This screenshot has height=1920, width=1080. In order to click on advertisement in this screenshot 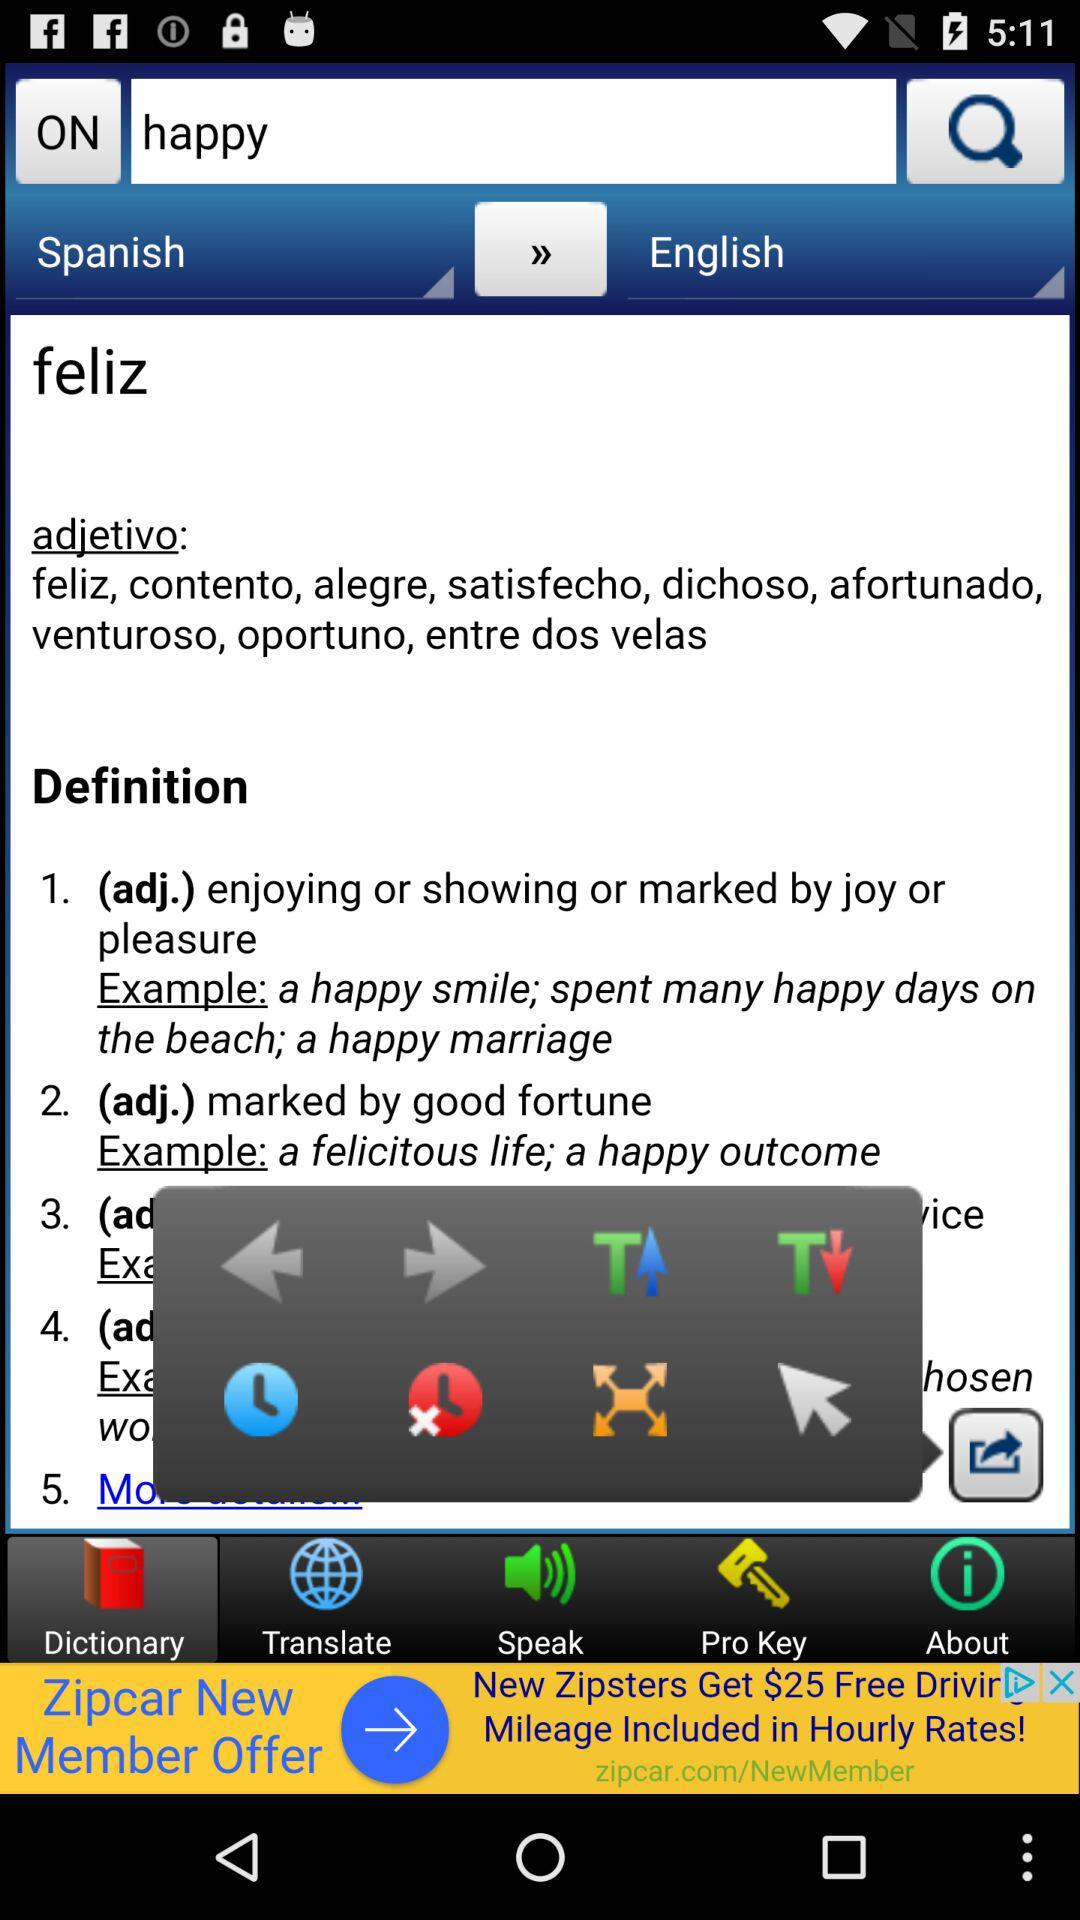, I will do `click(540, 1727)`.